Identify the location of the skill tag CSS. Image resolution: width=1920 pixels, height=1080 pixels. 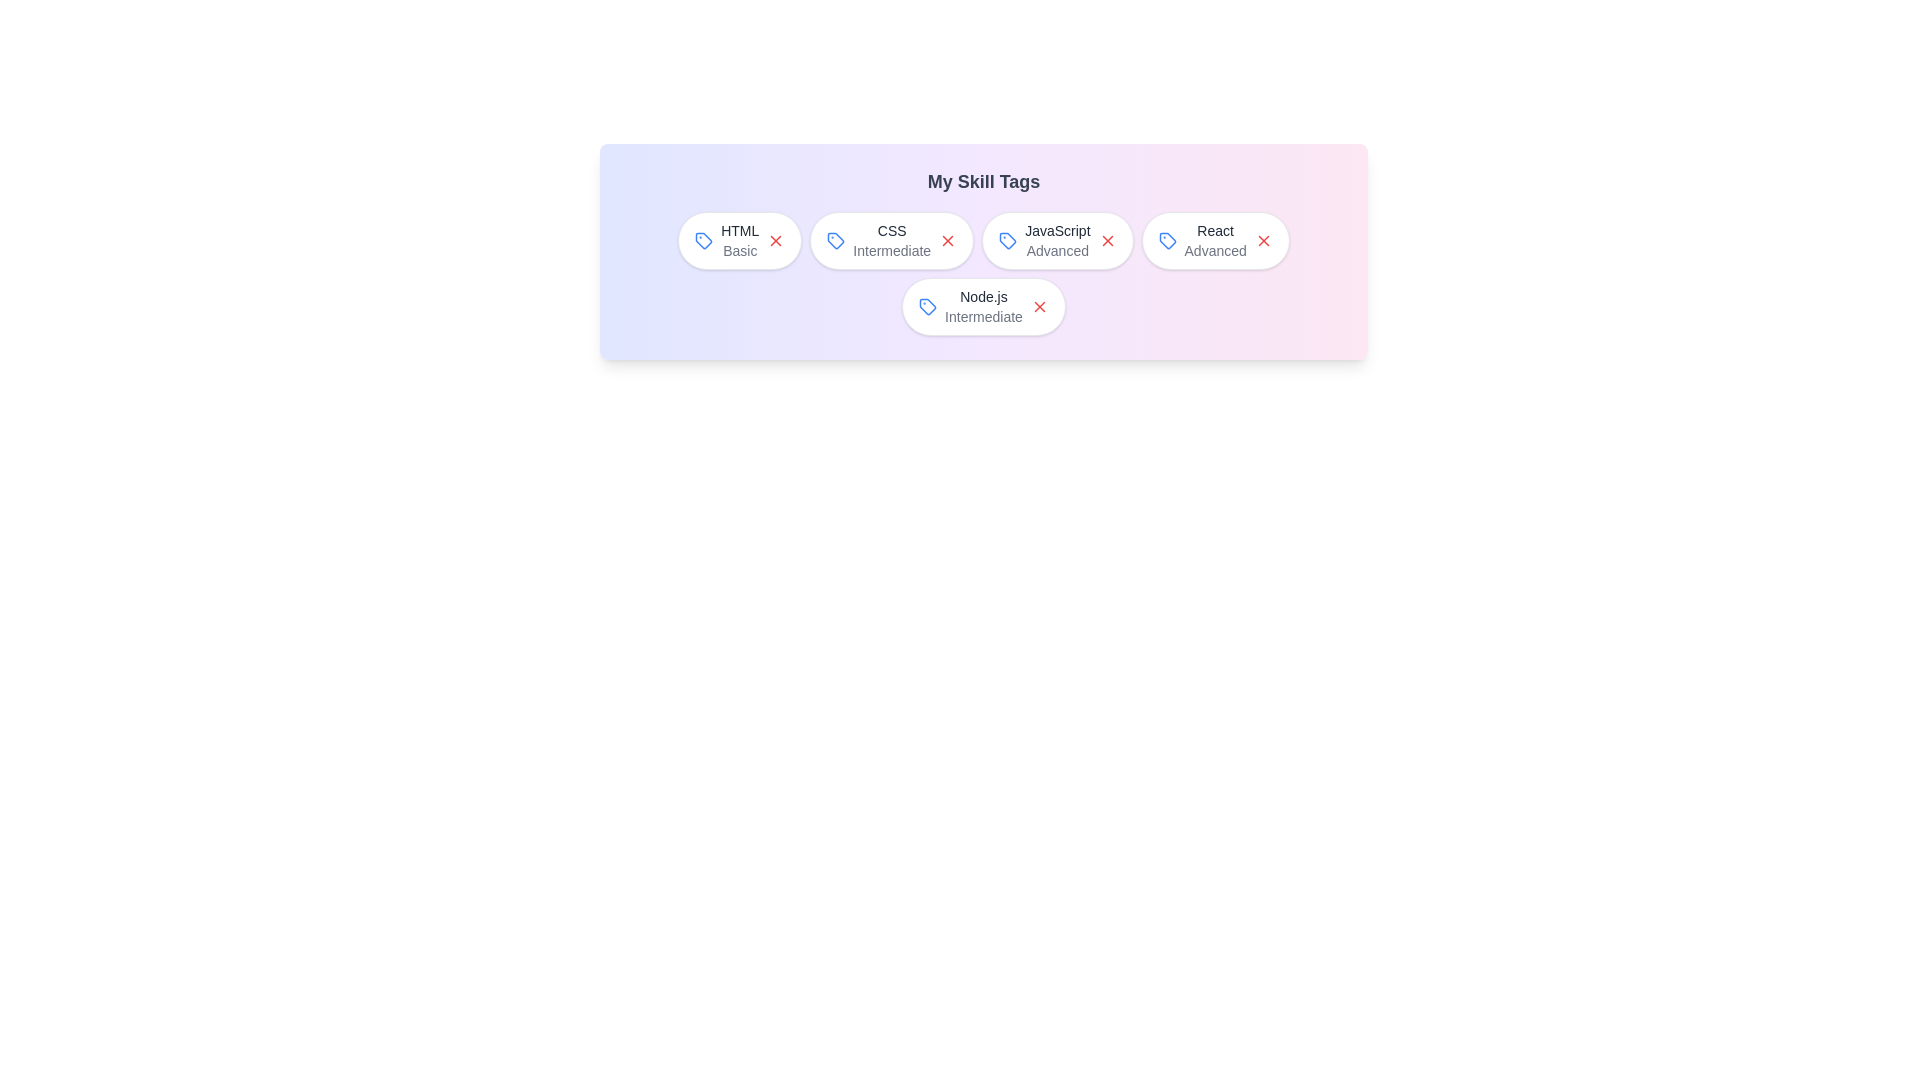
(891, 239).